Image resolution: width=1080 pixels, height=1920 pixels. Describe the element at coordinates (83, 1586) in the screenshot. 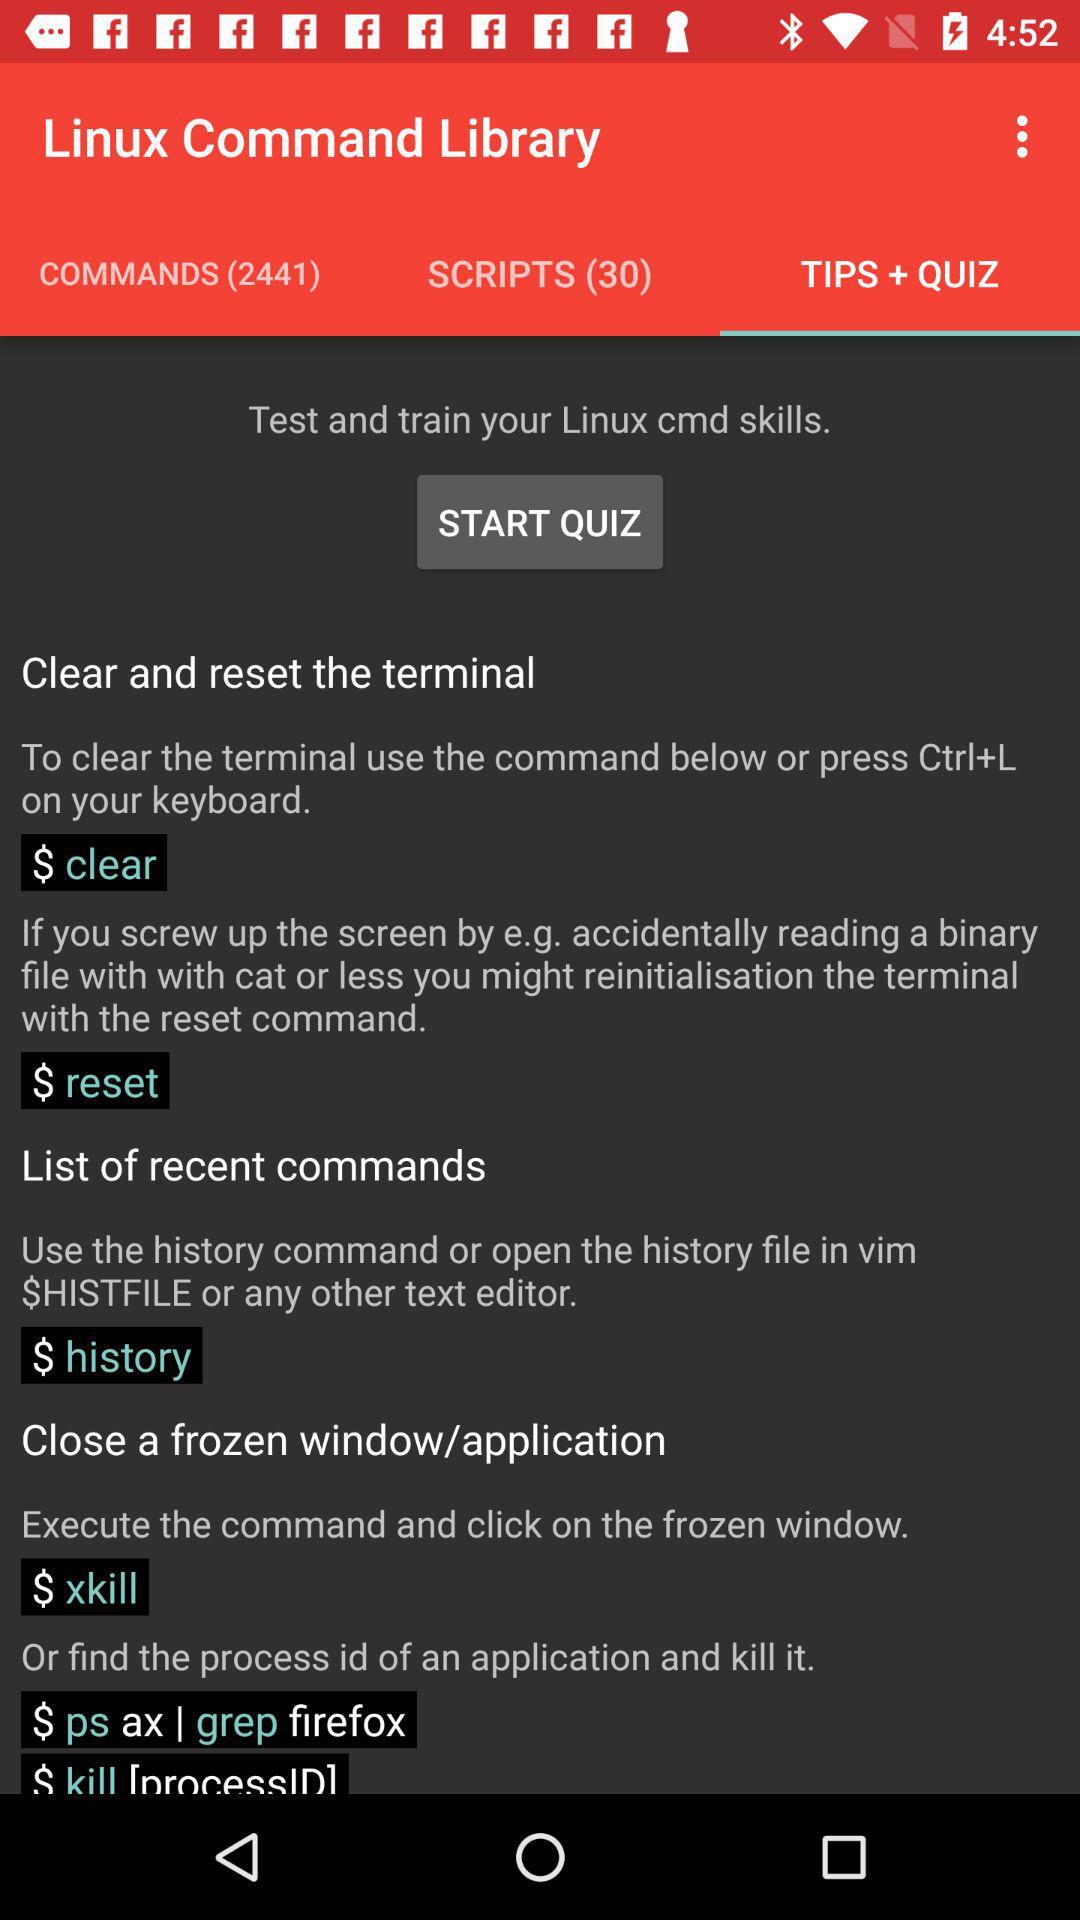

I see `xkill` at that location.